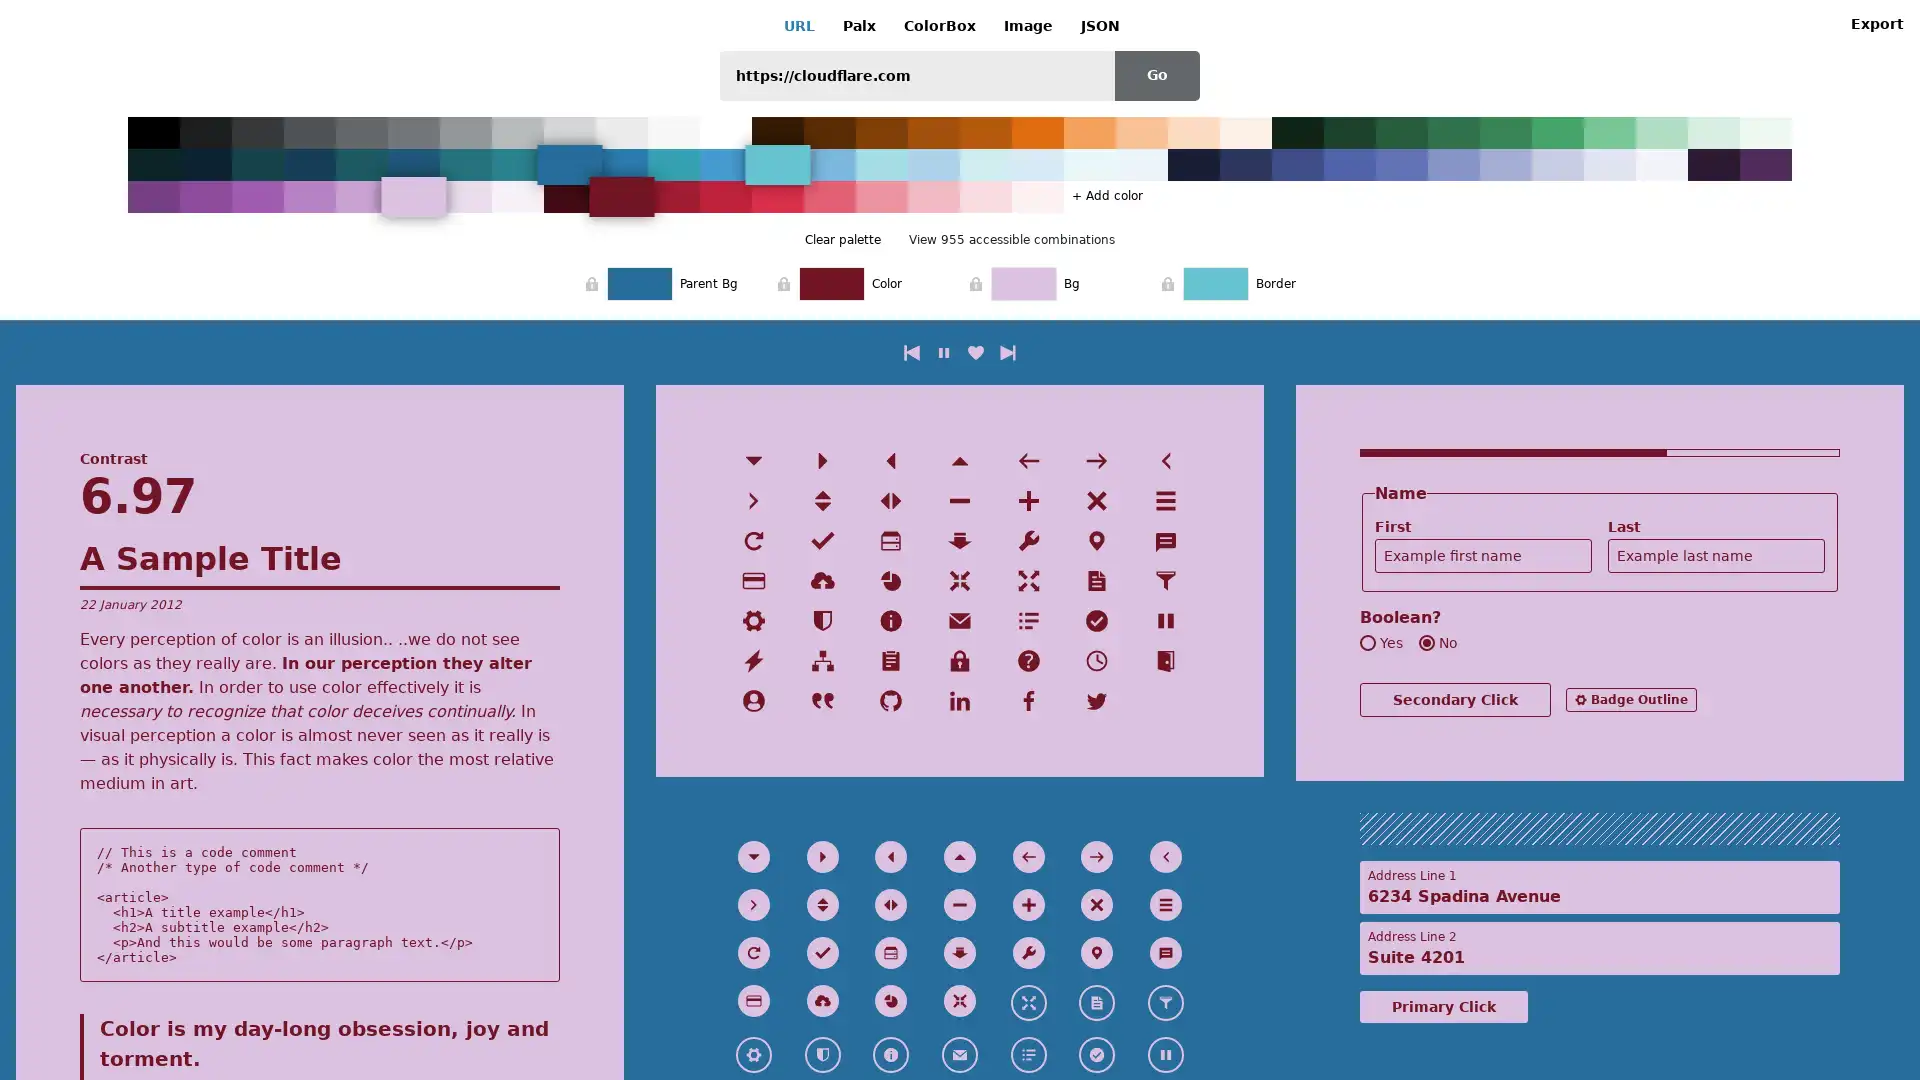  What do you see at coordinates (798, 26) in the screenshot?
I see `URL` at bounding box center [798, 26].